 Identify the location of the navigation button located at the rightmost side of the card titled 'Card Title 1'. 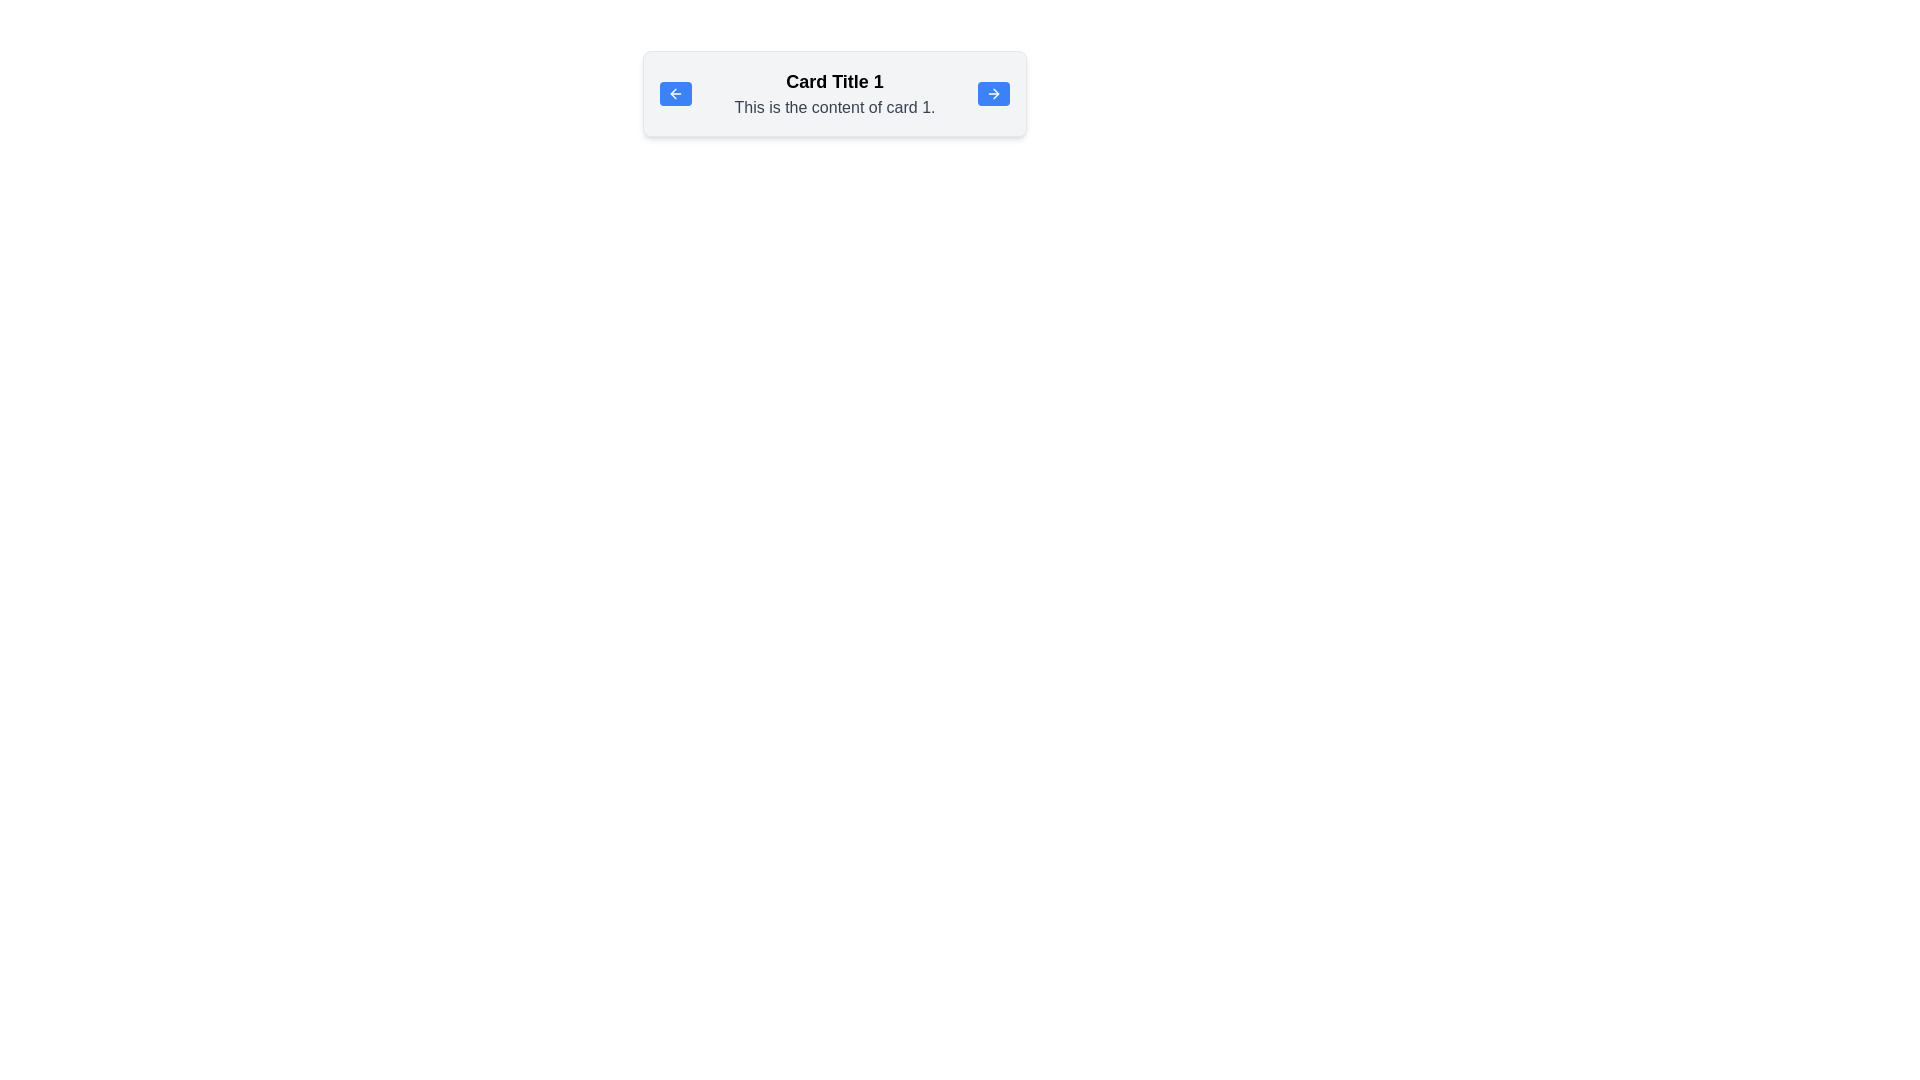
(993, 93).